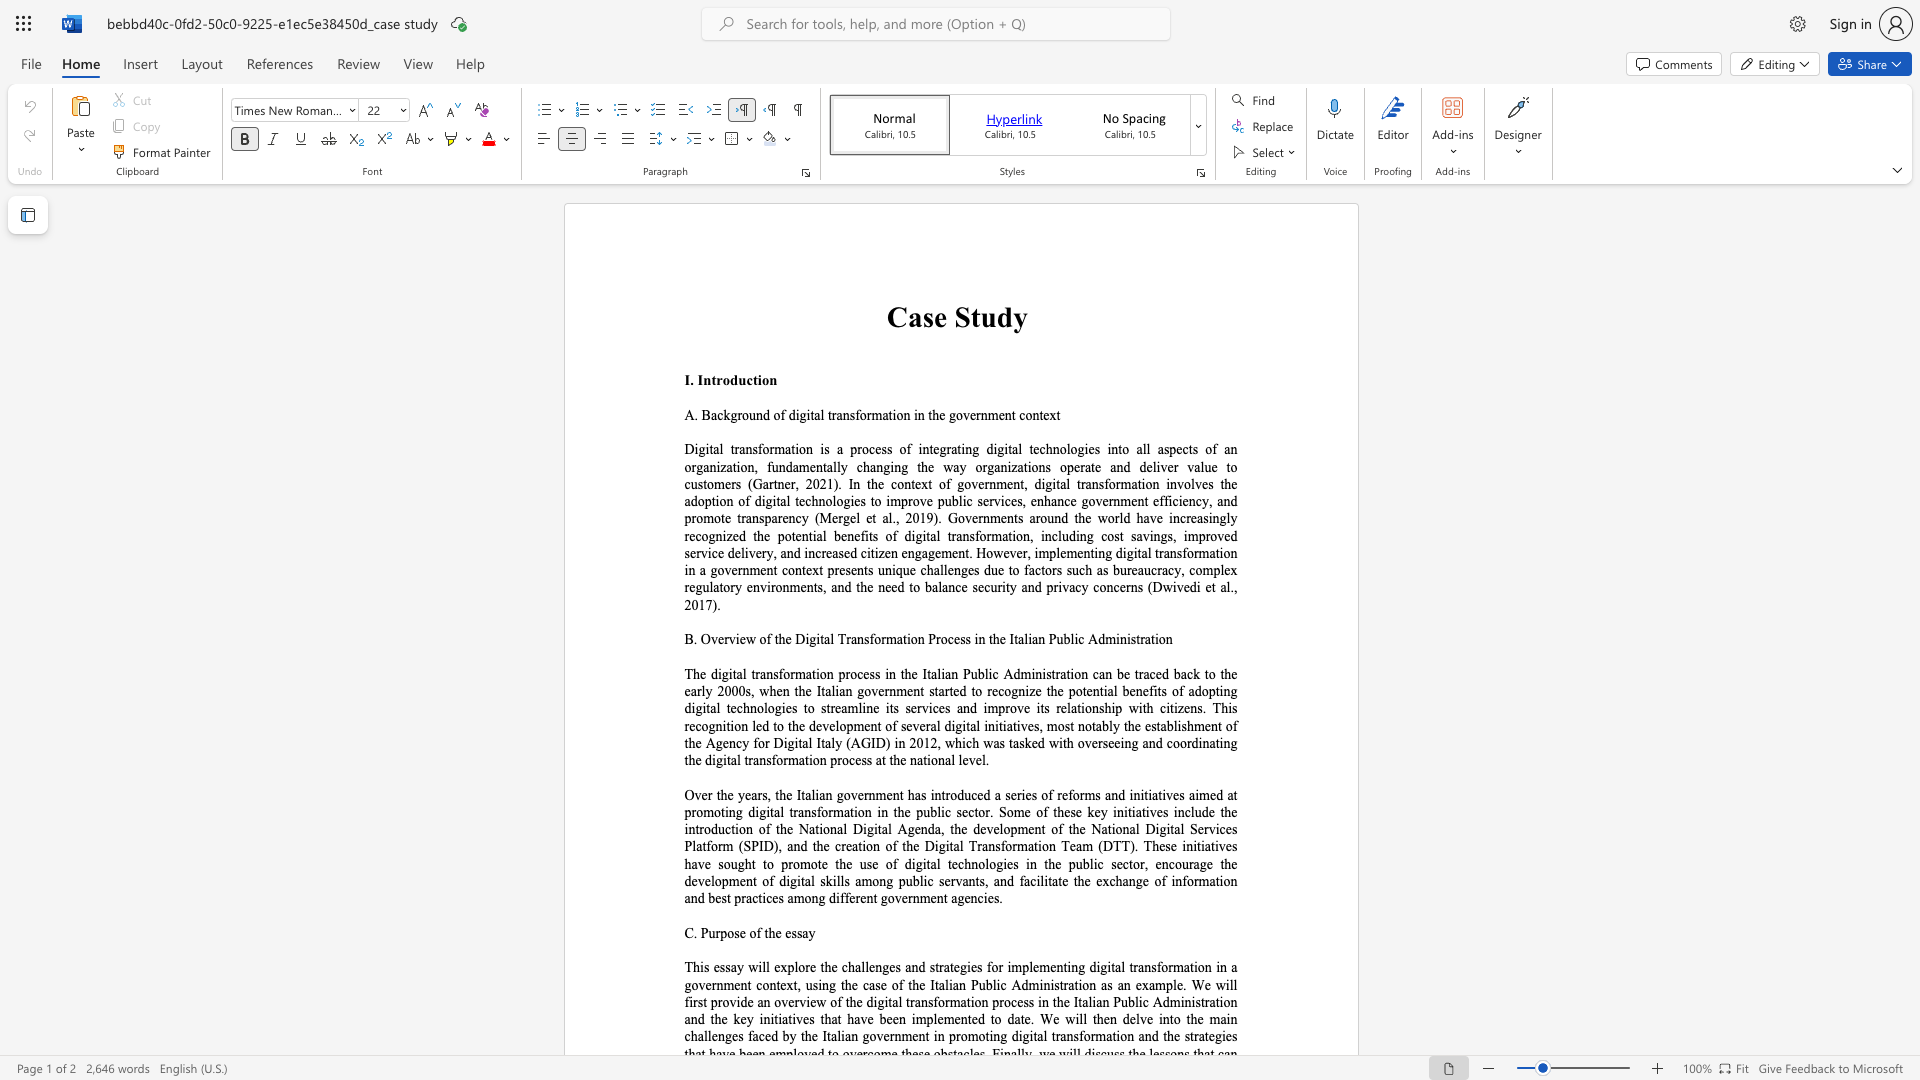 The width and height of the screenshot is (1920, 1080). Describe the element at coordinates (700, 380) in the screenshot. I see `the 2th character "I" in the text` at that location.